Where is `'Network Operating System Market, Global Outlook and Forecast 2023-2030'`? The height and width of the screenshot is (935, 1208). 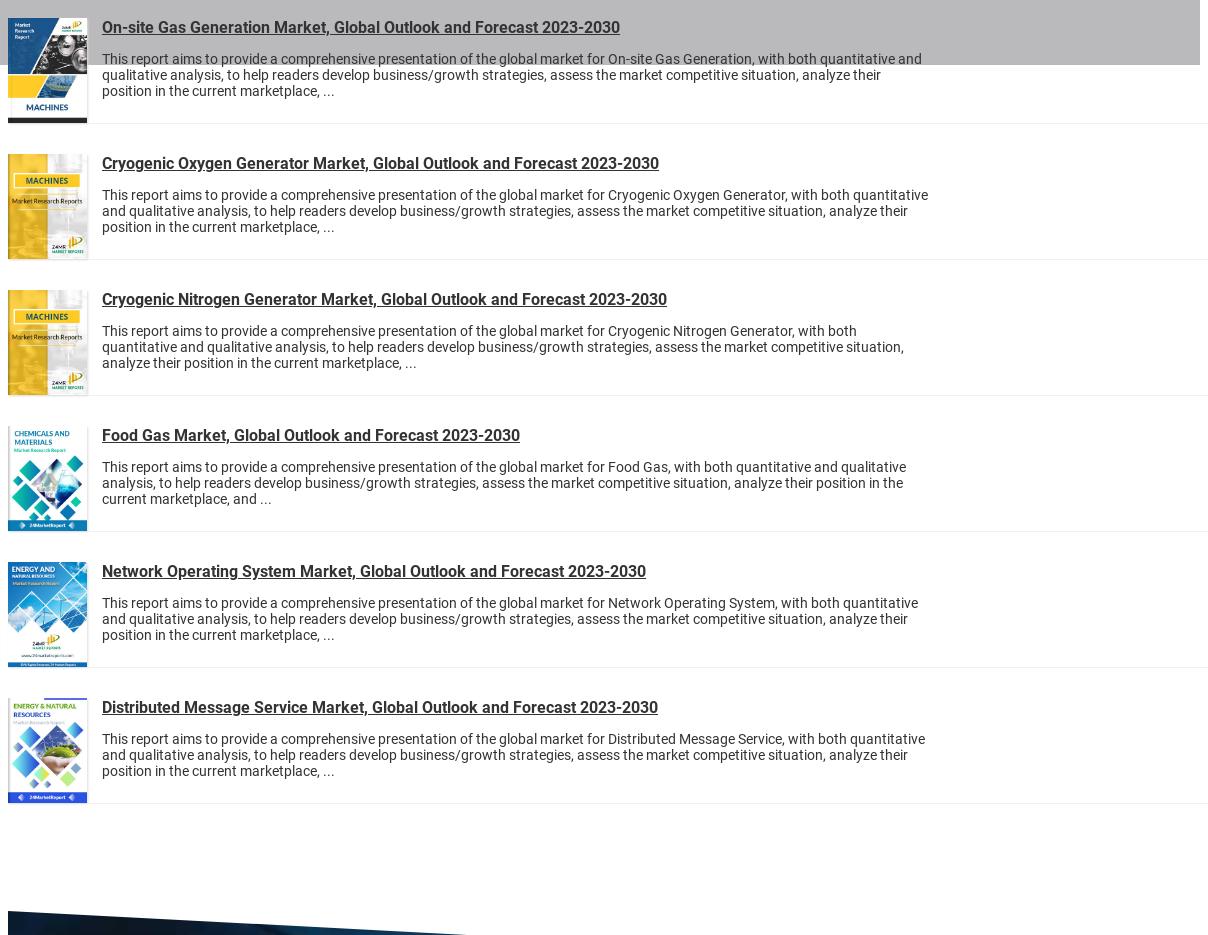
'Network Operating System Market, Global Outlook and Forecast 2023-2030' is located at coordinates (372, 571).